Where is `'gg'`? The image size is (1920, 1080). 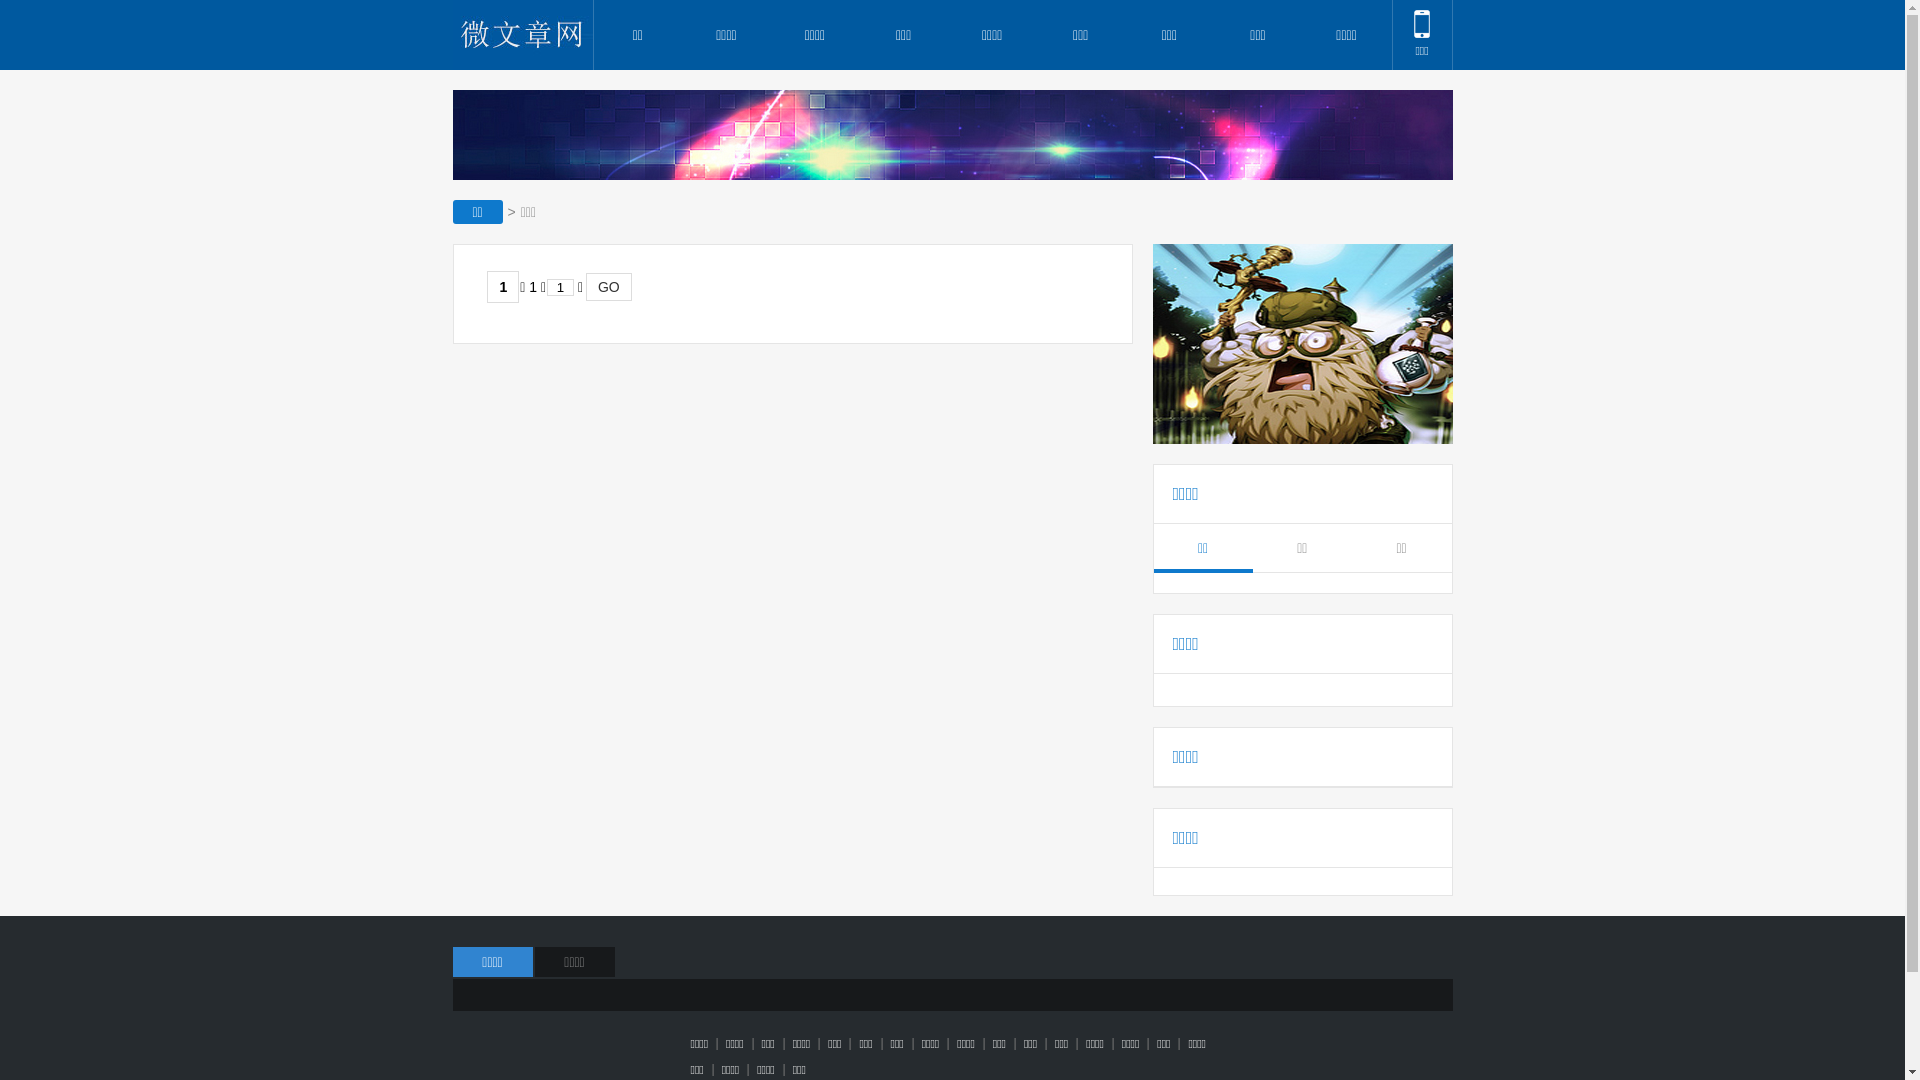
'gg' is located at coordinates (950, 135).